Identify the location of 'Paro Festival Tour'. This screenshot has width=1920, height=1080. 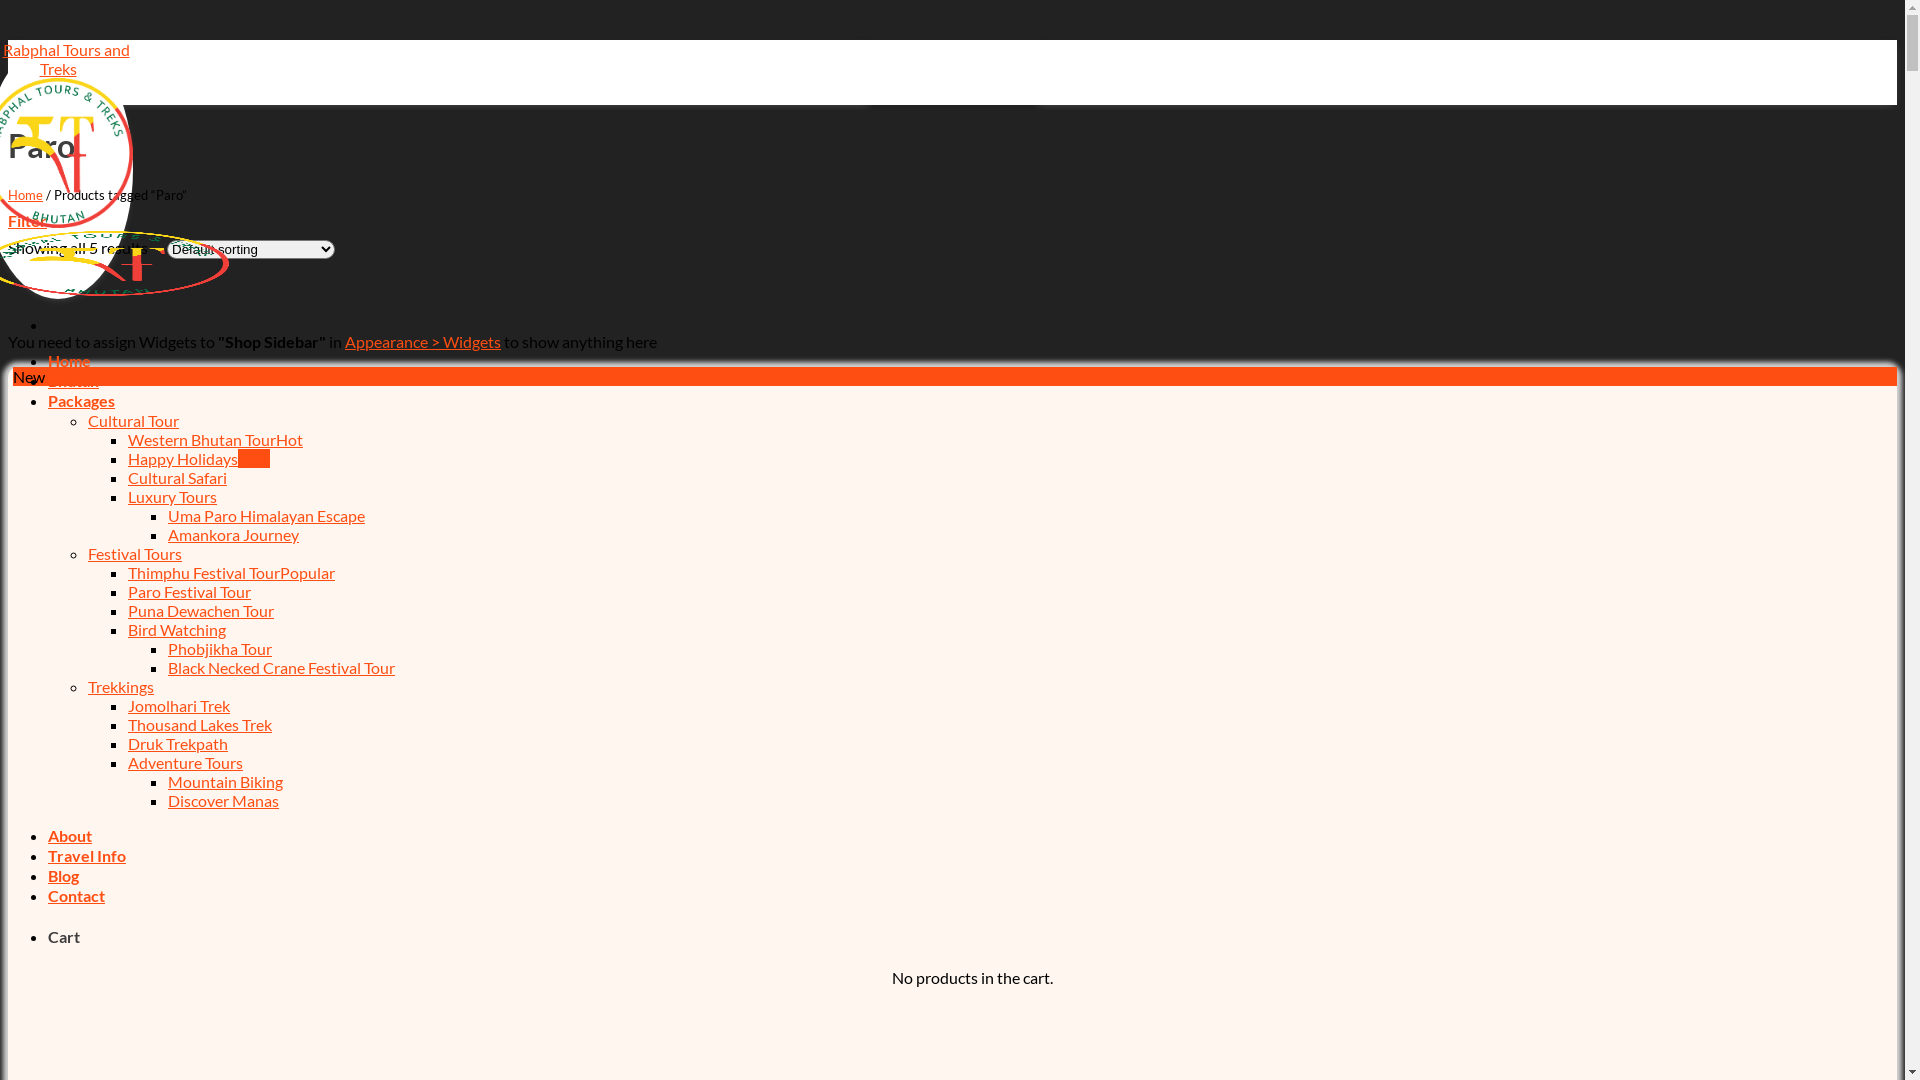
(189, 590).